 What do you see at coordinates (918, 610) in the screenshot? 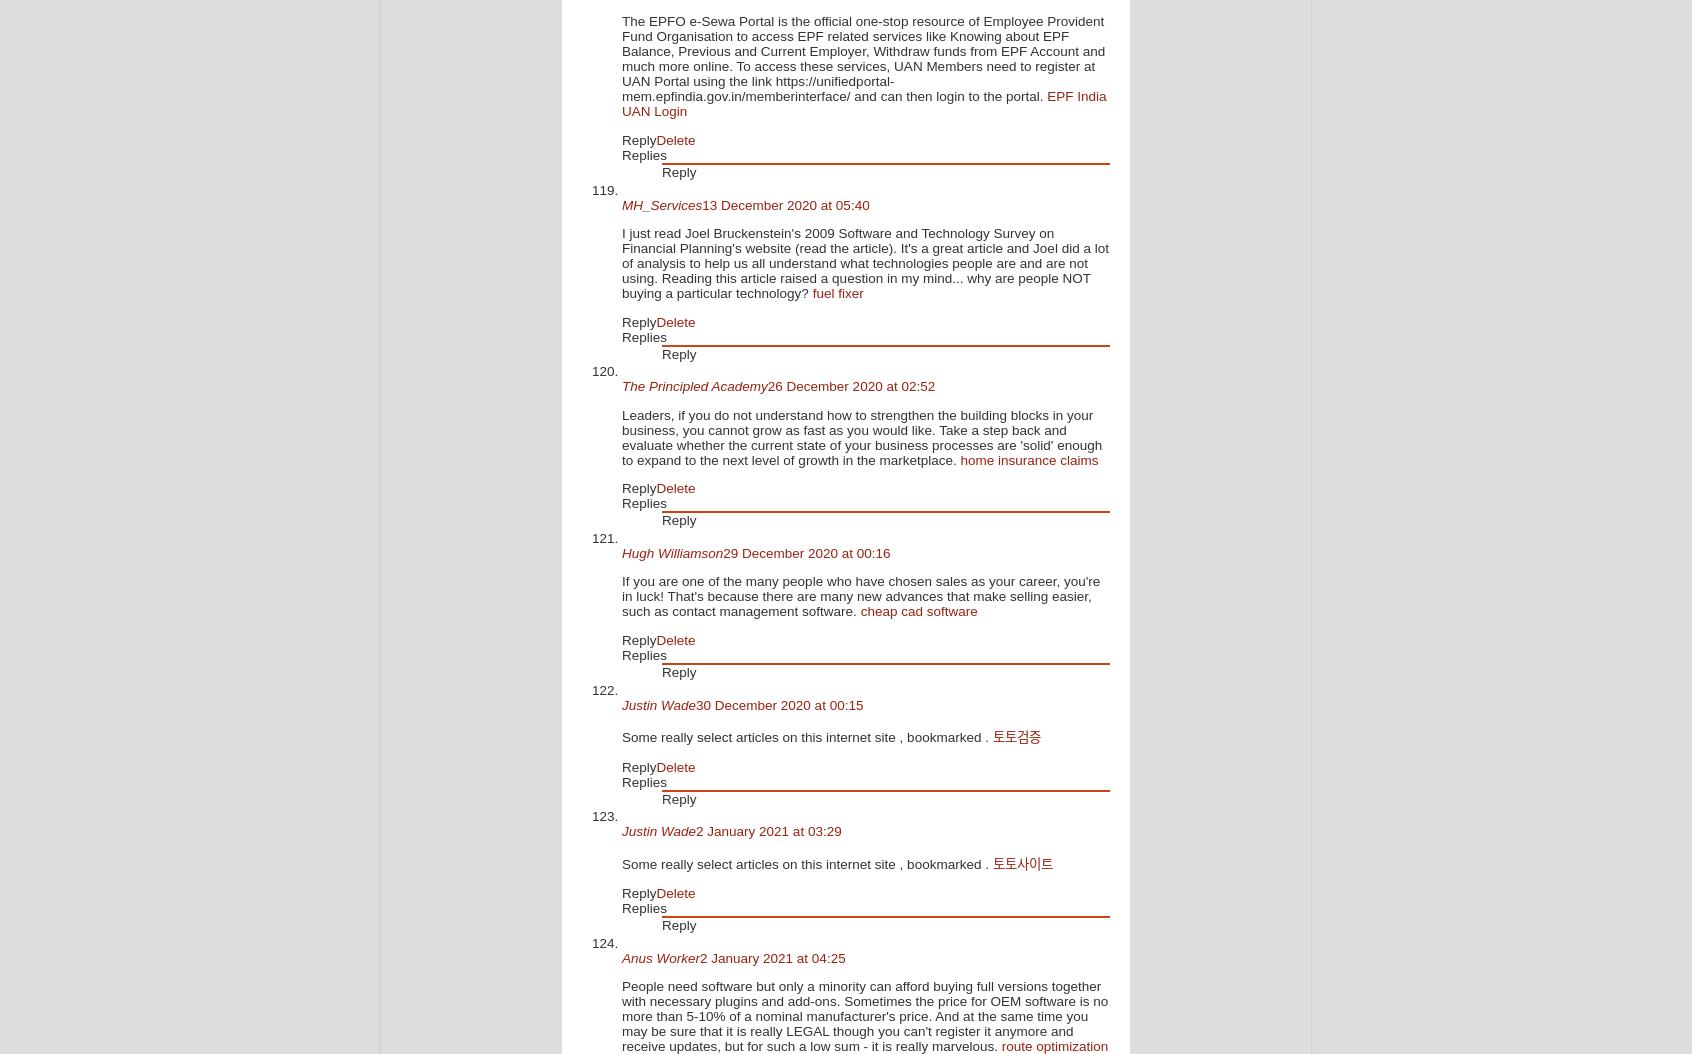
I see `'cheap cad software'` at bounding box center [918, 610].